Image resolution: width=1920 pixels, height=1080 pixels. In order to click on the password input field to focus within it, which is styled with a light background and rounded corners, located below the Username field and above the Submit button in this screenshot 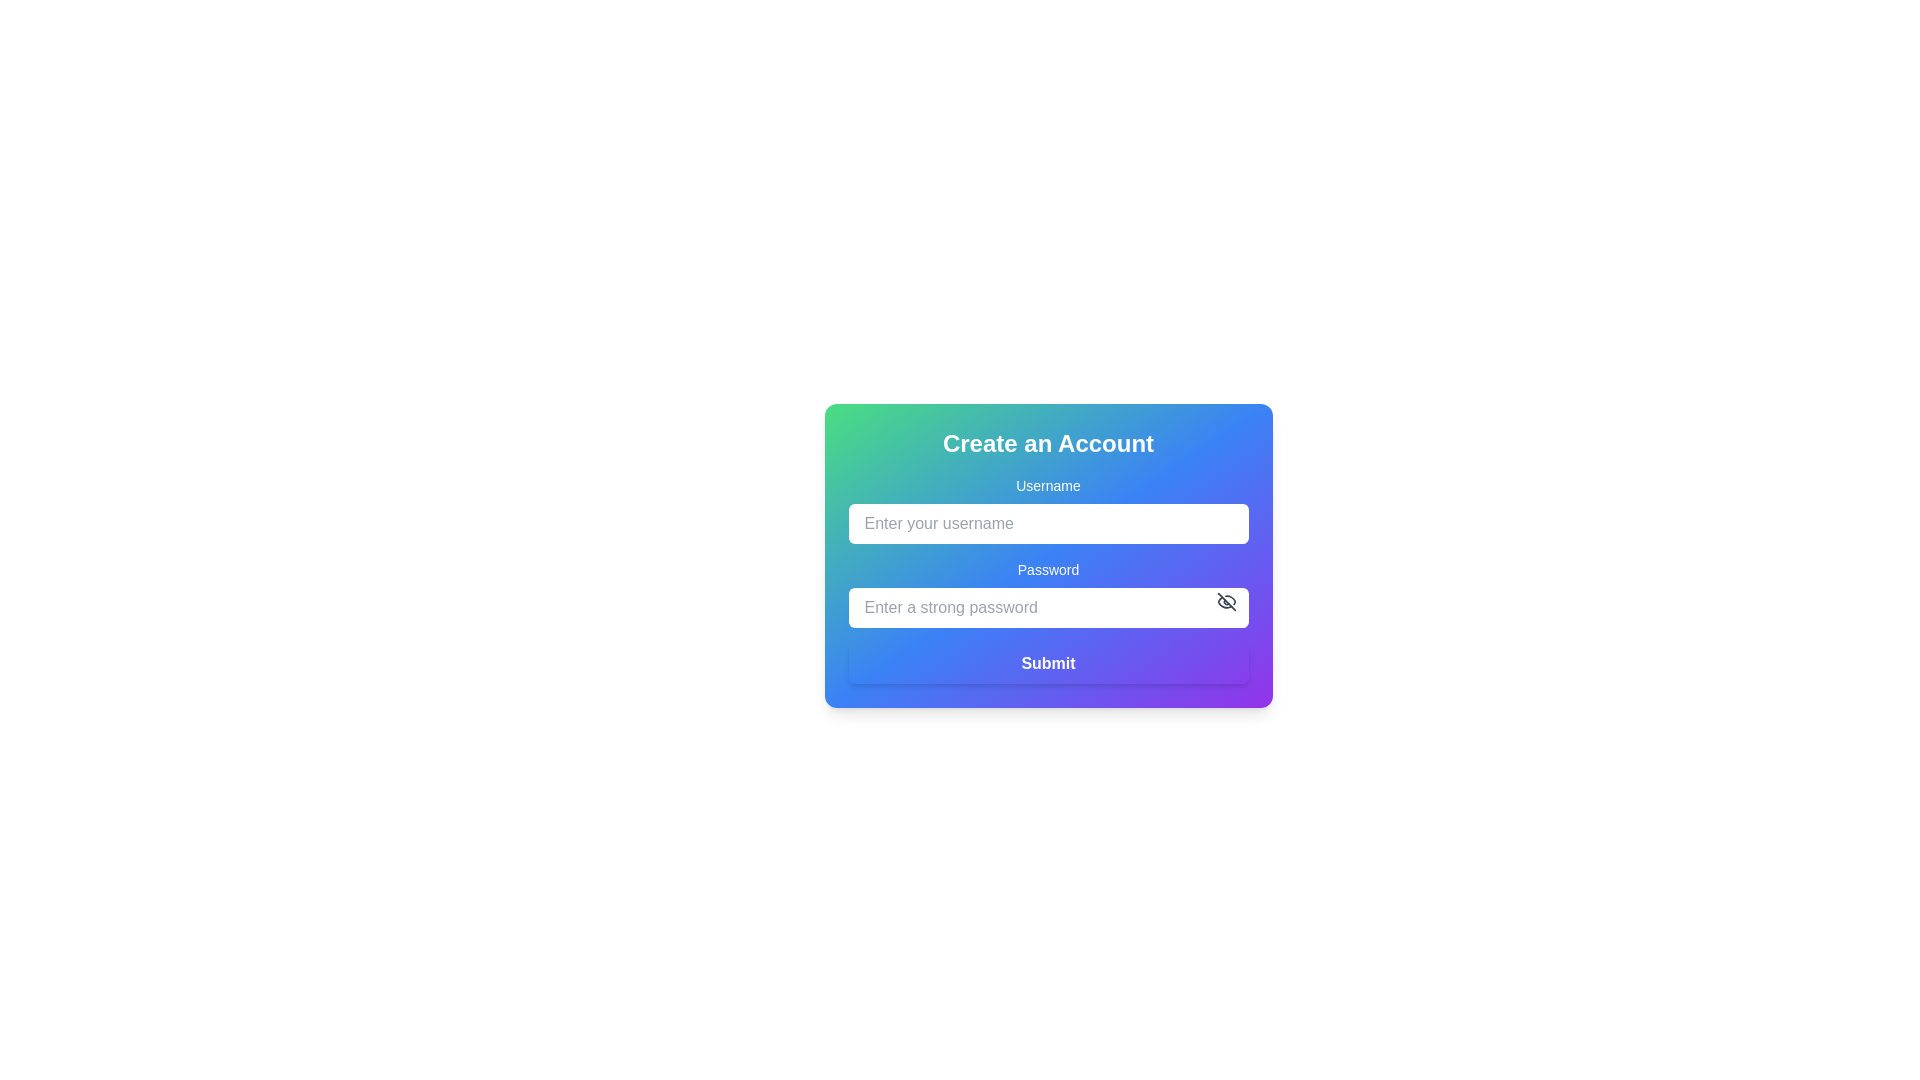, I will do `click(1047, 593)`.